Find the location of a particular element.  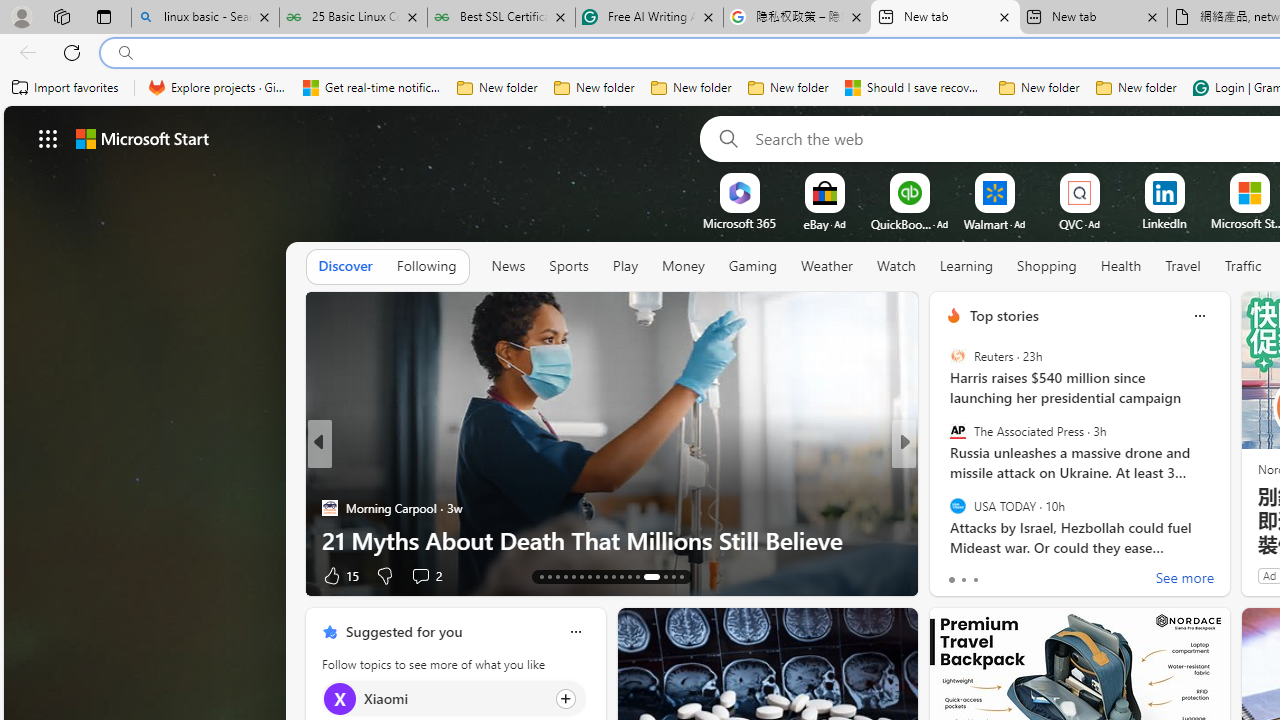

'Travel' is located at coordinates (1183, 265).